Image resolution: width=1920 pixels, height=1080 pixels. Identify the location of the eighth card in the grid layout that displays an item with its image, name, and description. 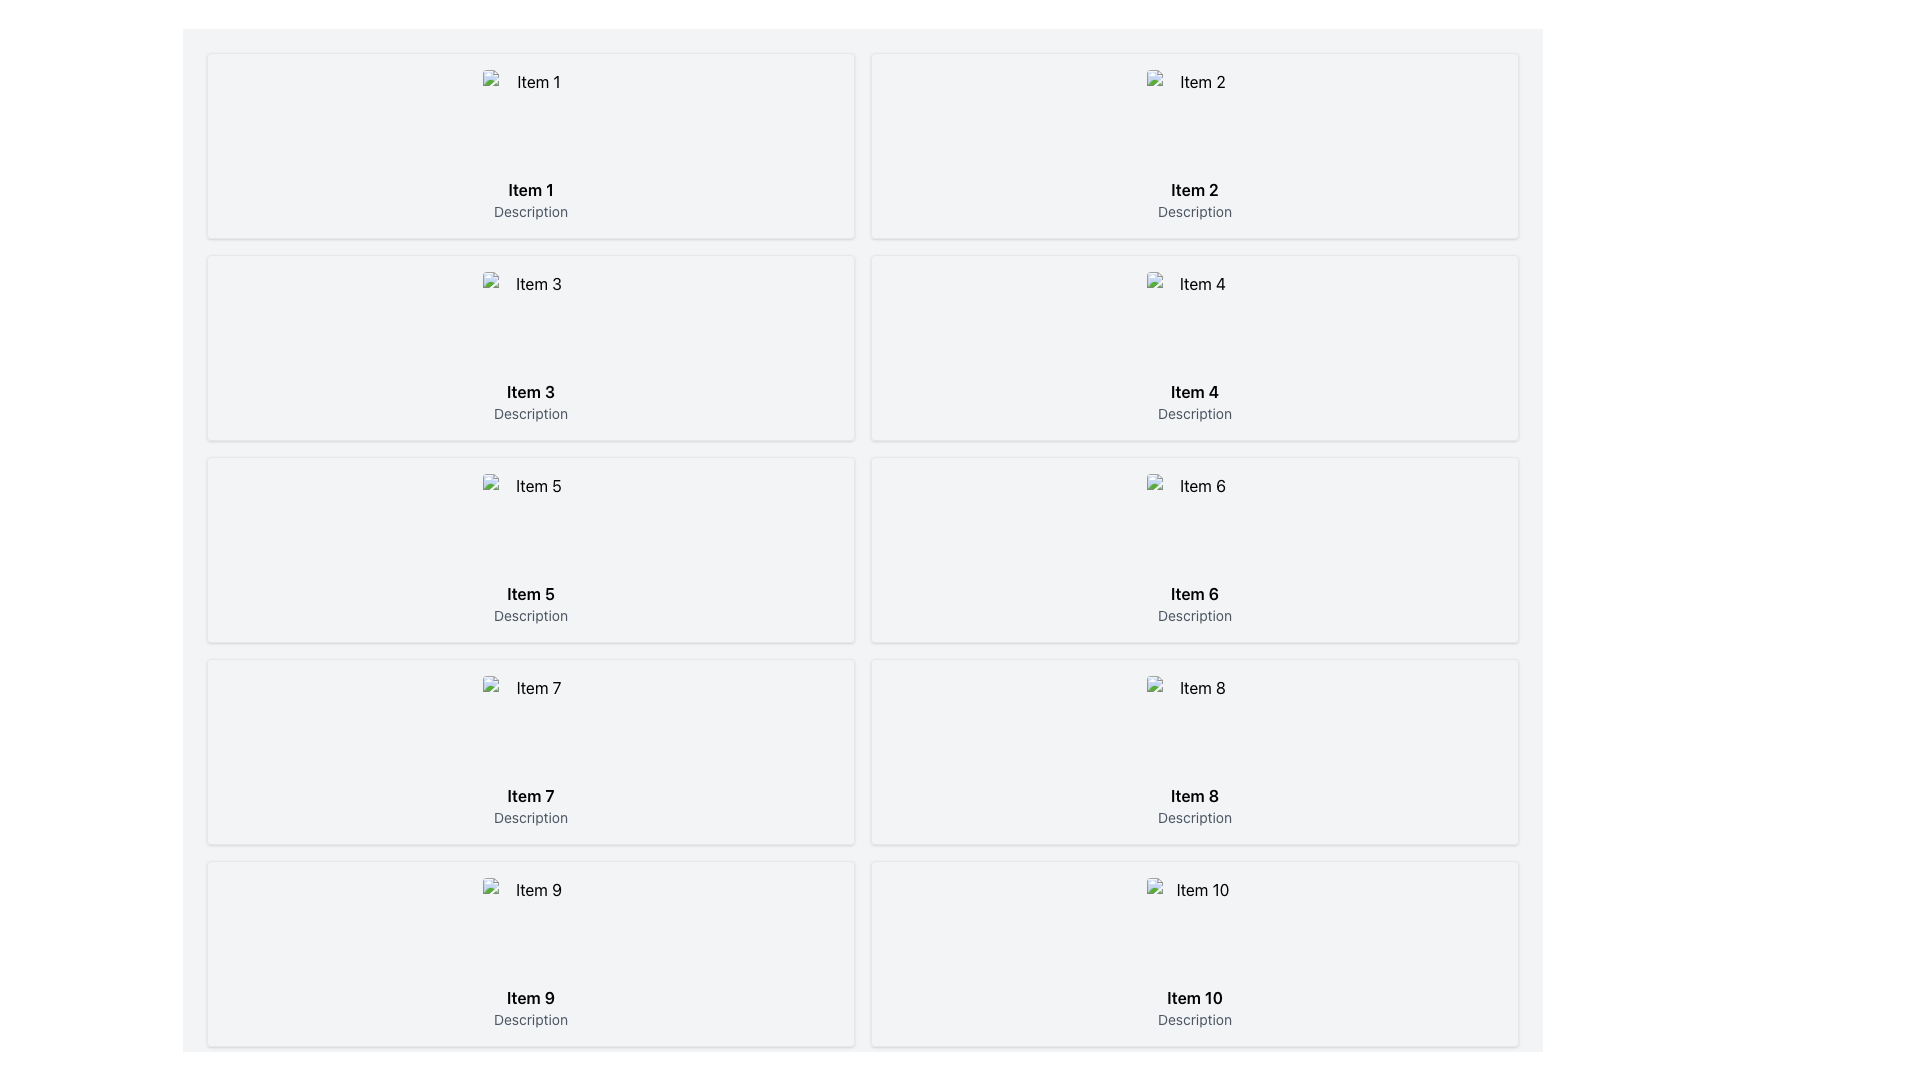
(1195, 752).